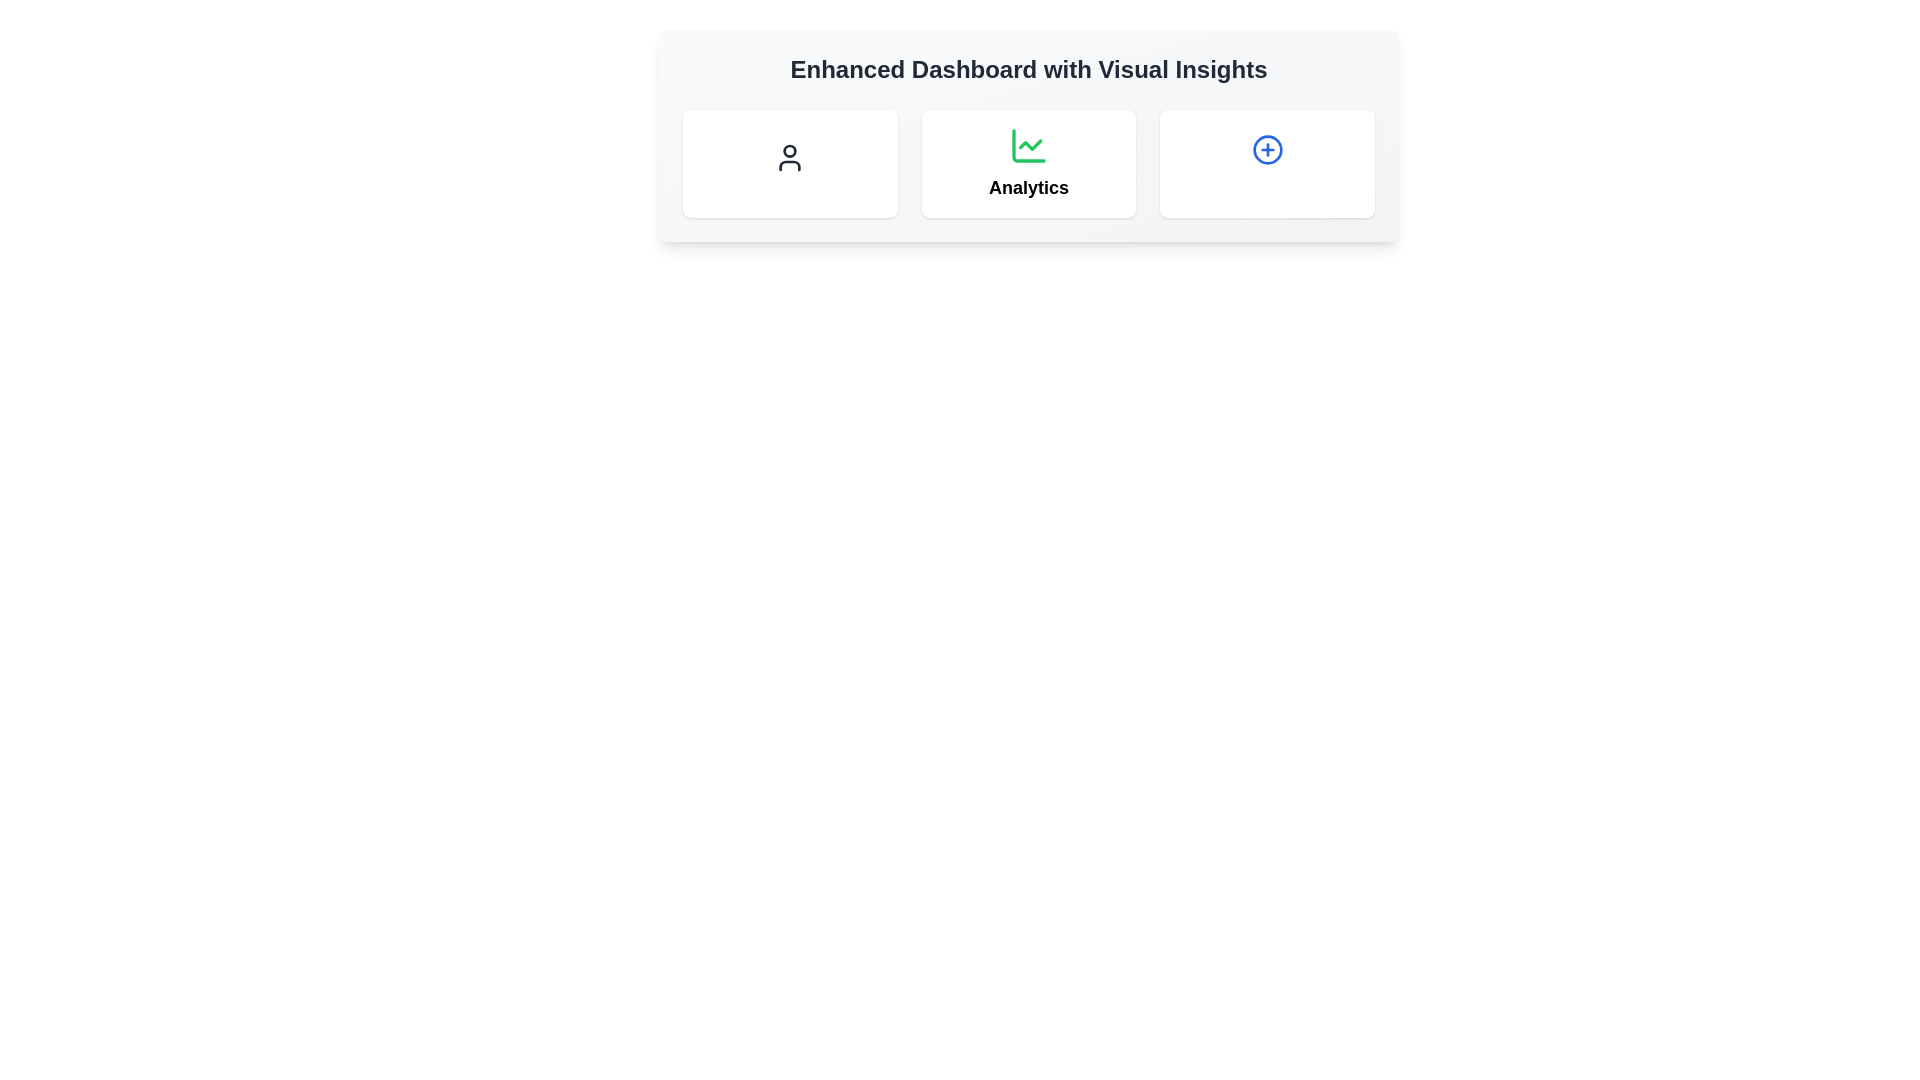 The image size is (1920, 1080). I want to click on the leftmost button in the horizontal row under 'Enhanced Dashboard with Visual Insights', so click(789, 157).